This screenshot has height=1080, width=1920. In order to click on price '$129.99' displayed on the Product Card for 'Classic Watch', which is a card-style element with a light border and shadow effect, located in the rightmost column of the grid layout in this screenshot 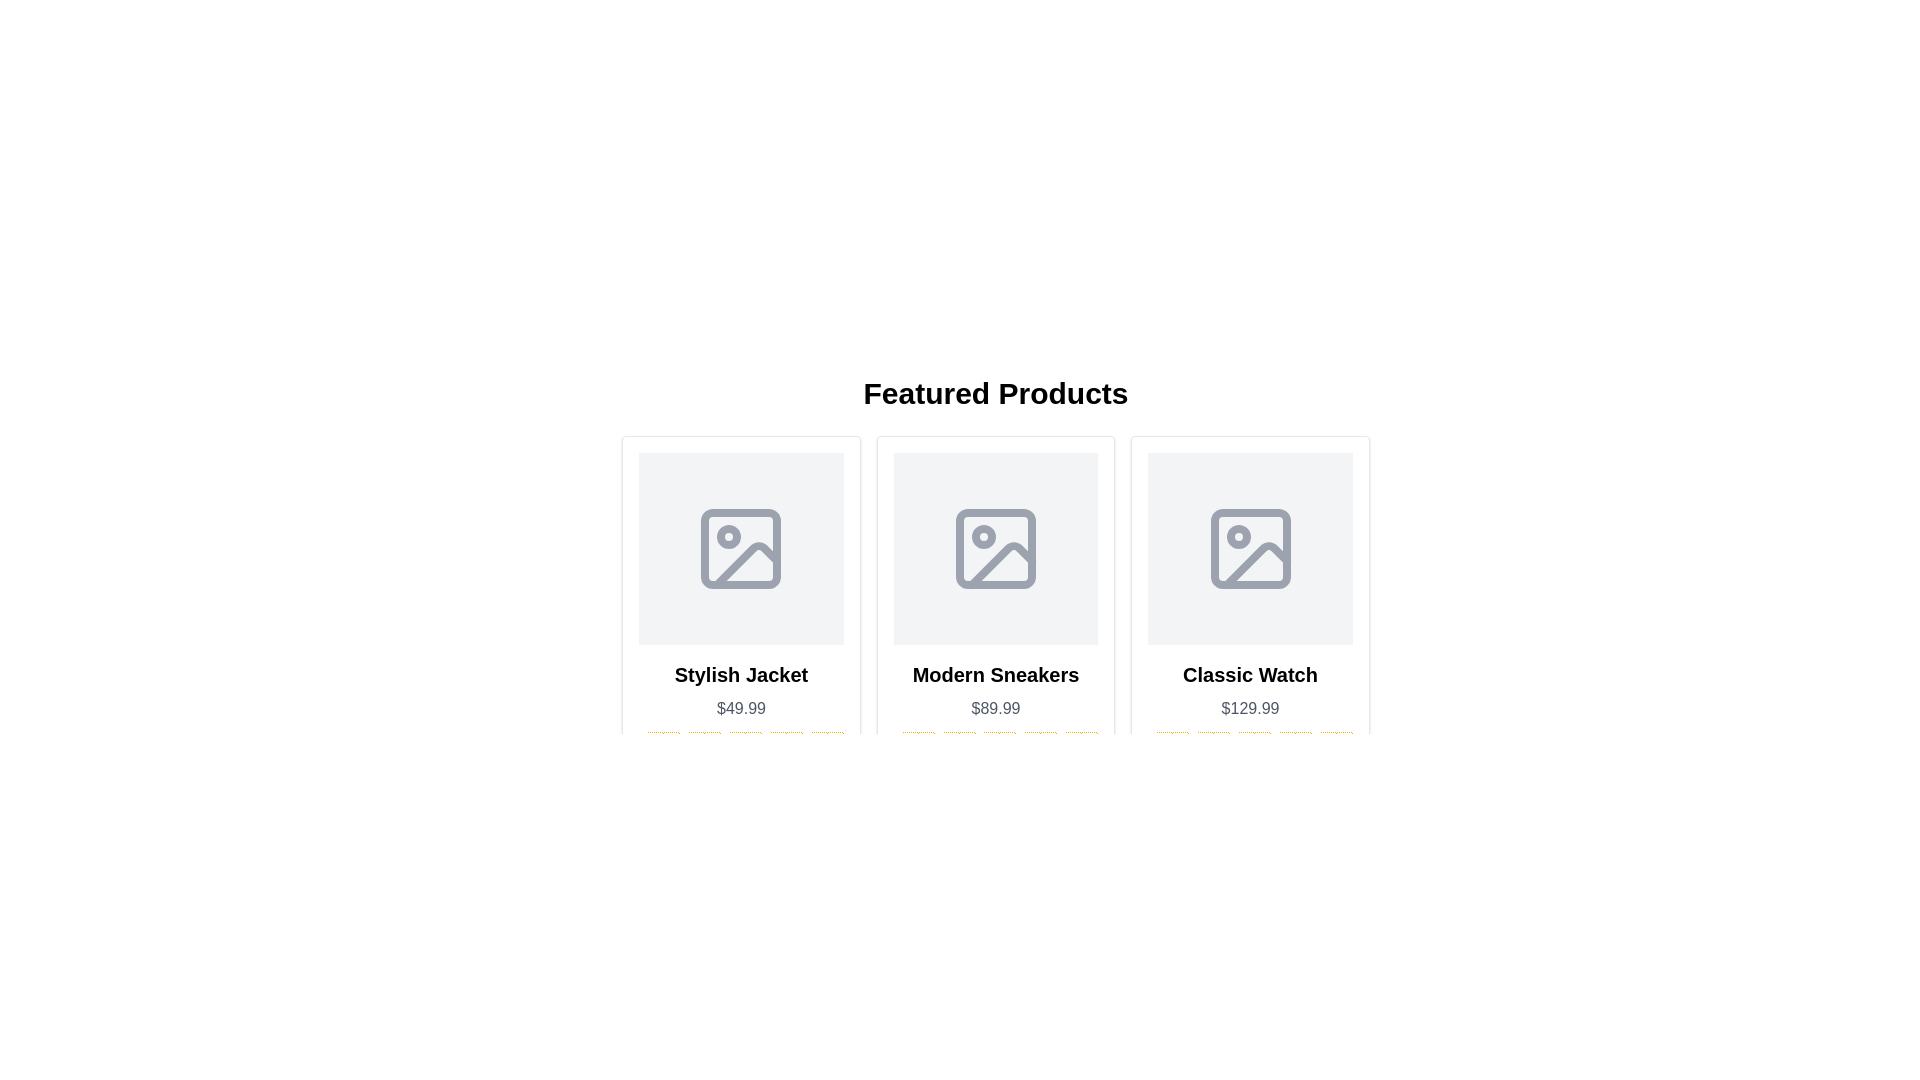, I will do `click(1249, 626)`.